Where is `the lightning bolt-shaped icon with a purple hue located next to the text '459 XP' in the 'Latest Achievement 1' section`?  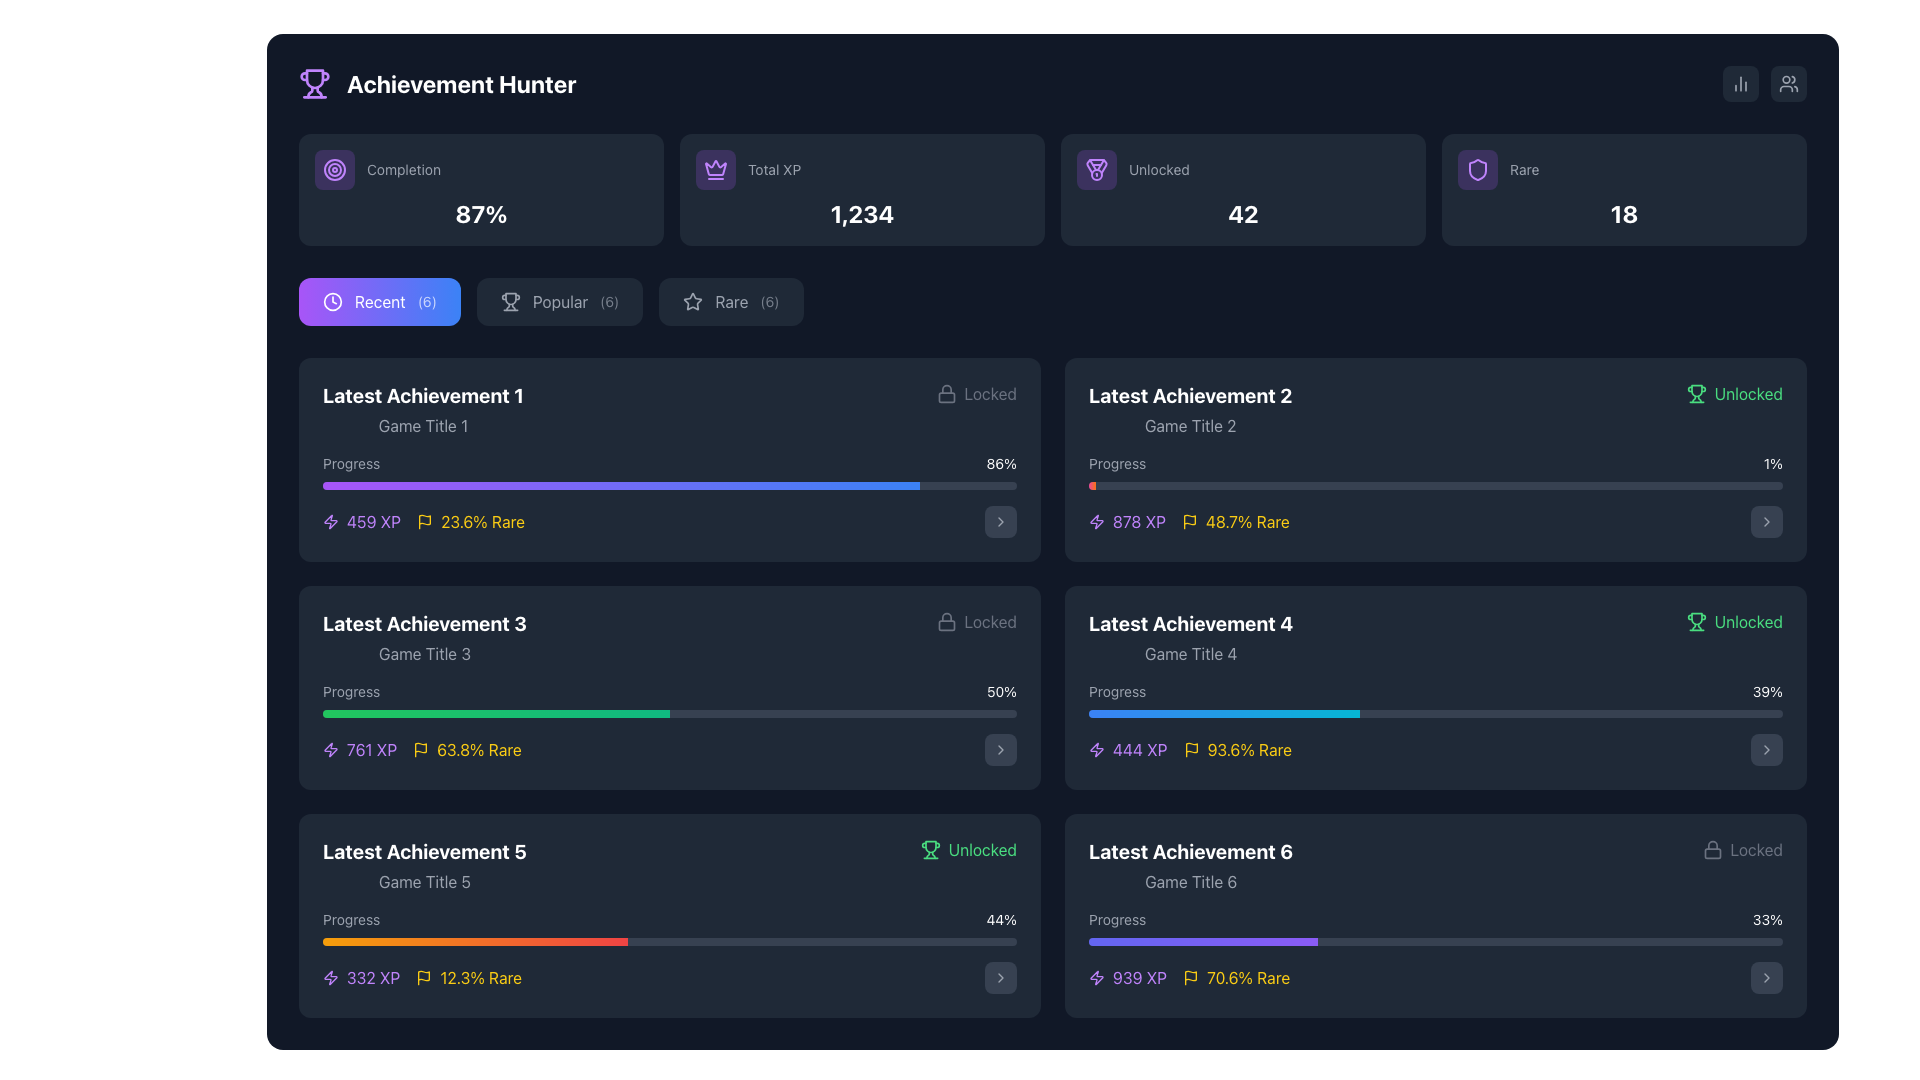 the lightning bolt-shaped icon with a purple hue located next to the text '459 XP' in the 'Latest Achievement 1' section is located at coordinates (331, 520).